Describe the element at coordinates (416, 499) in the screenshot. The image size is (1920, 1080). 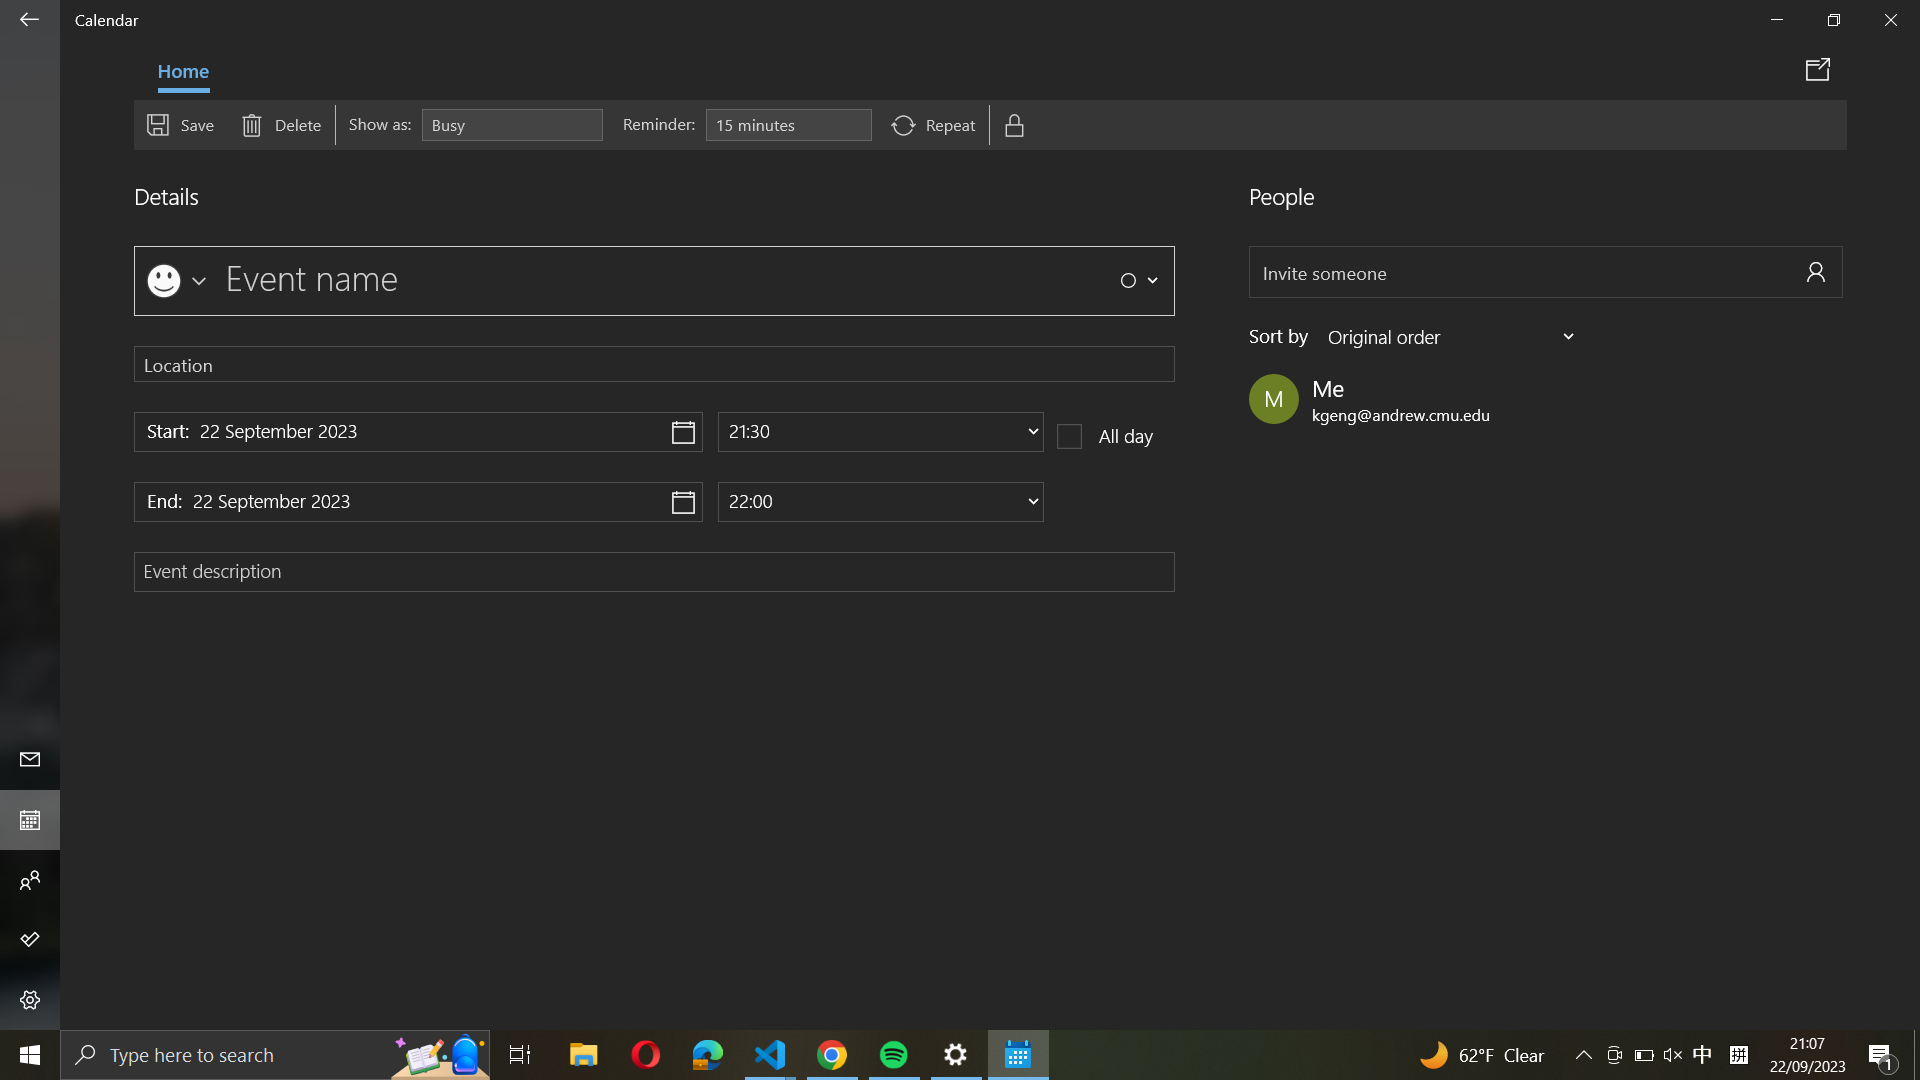
I see `Navigate and set the event"s finish date` at that location.